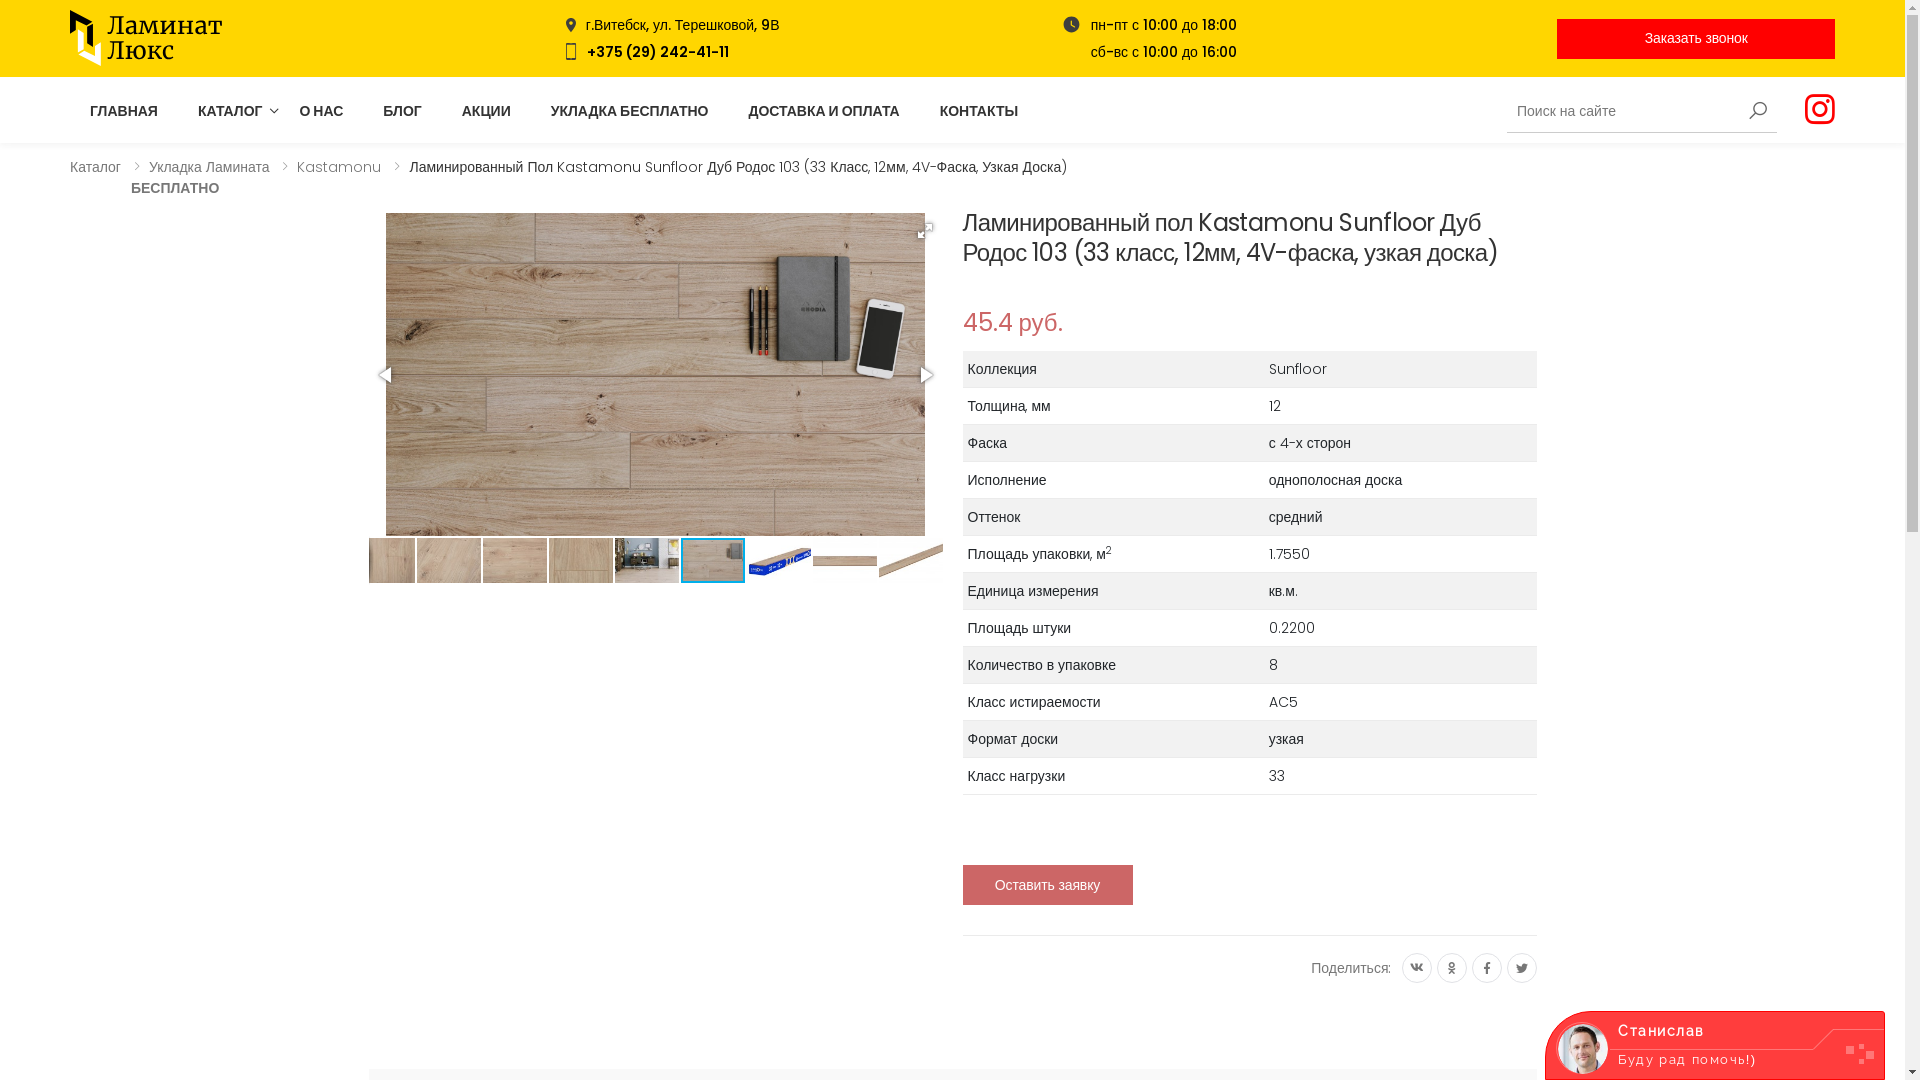 Image resolution: width=1920 pixels, height=1080 pixels. I want to click on '+375 (29) 242-41-11', so click(585, 49).